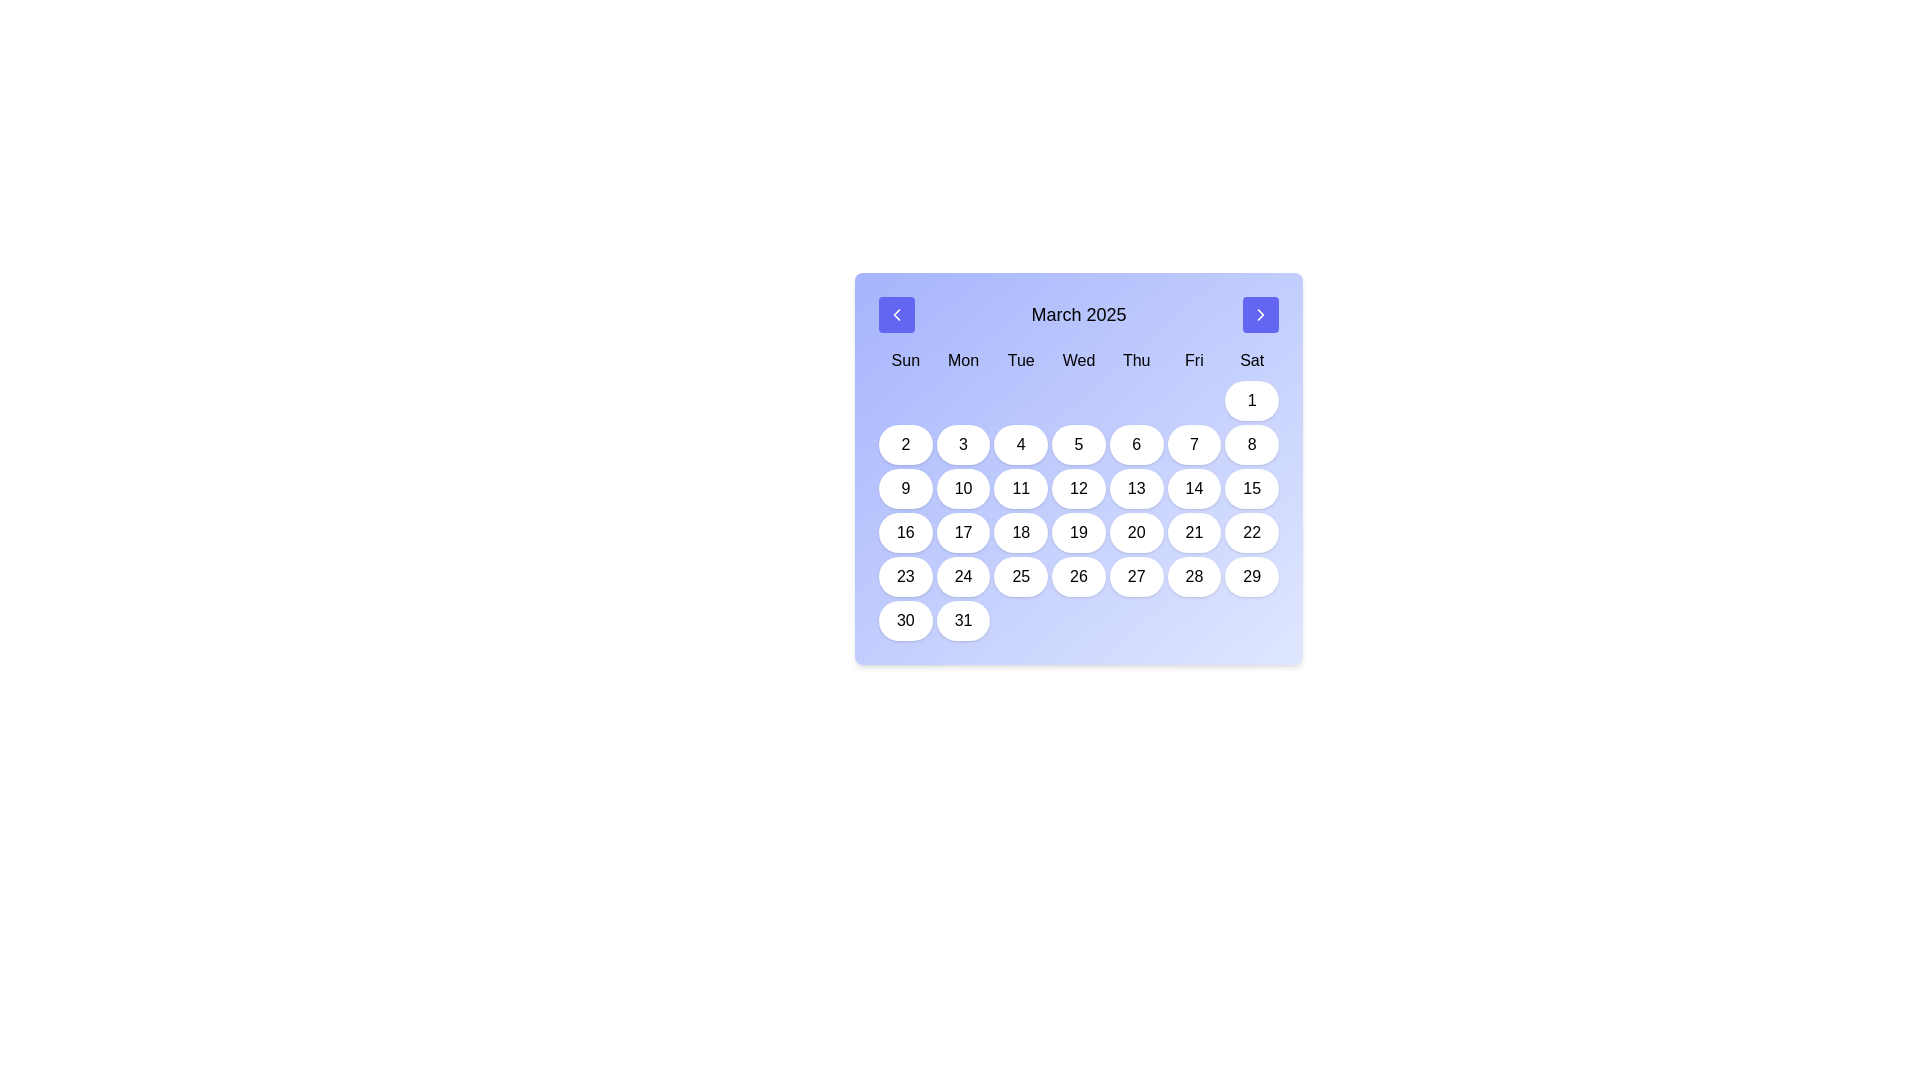 The height and width of the screenshot is (1080, 1920). Describe the element at coordinates (1078, 509) in the screenshot. I see `to interact with the highlighted grid layout representing the days of the month in the calendar format` at that location.